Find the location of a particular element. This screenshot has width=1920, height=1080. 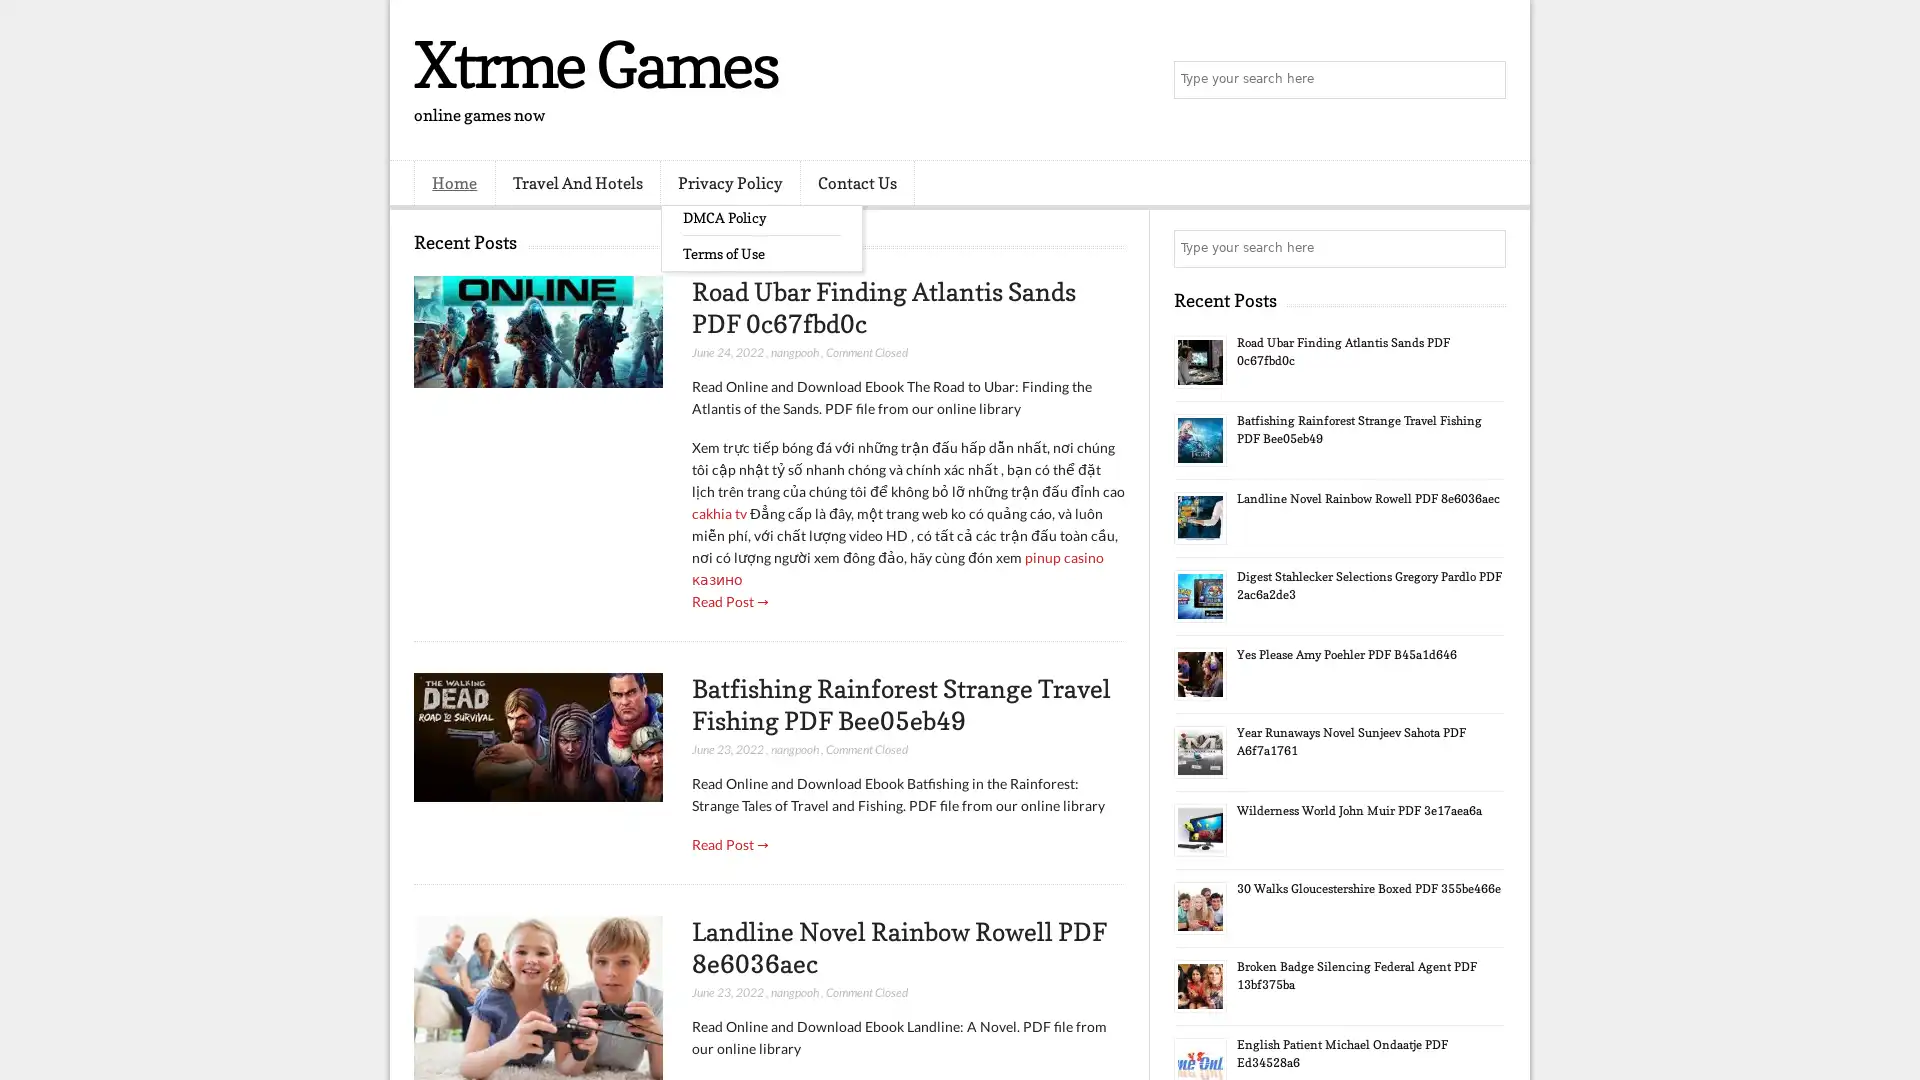

Search is located at coordinates (1485, 248).